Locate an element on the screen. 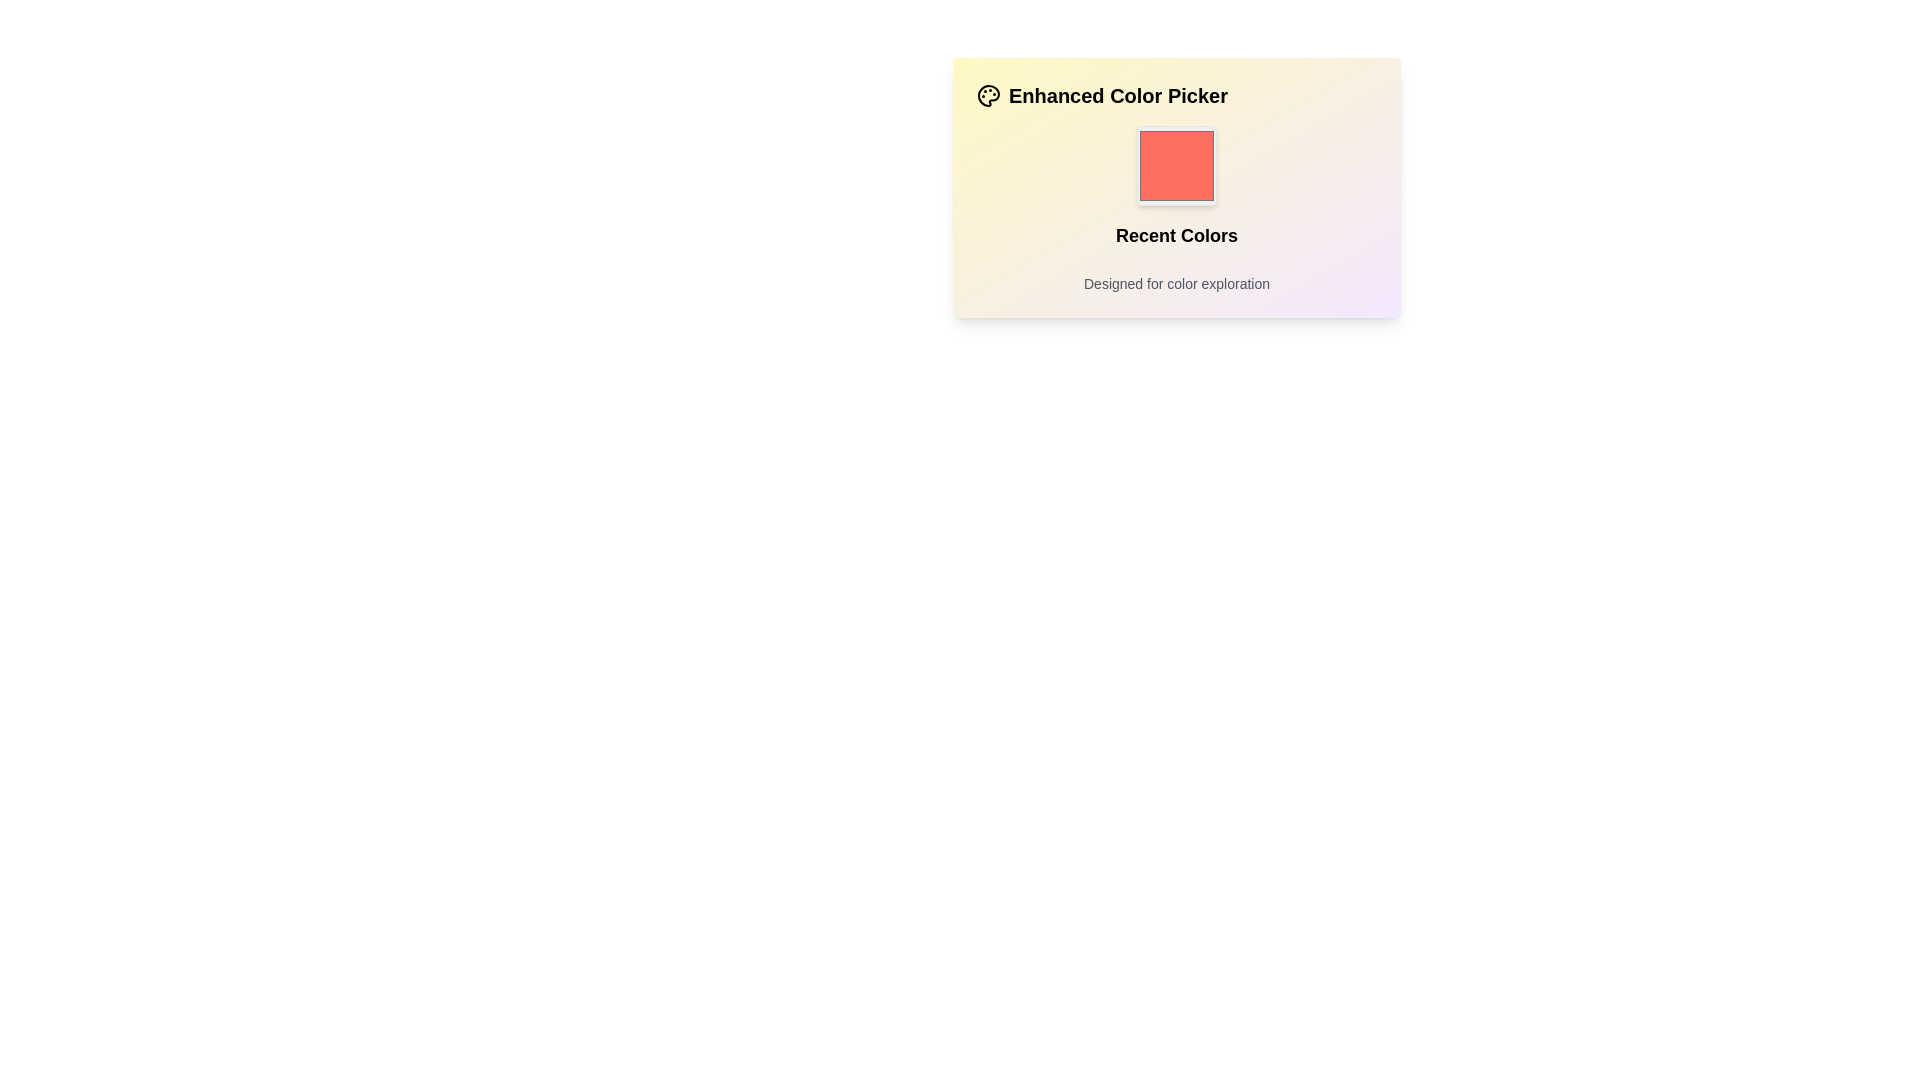 The width and height of the screenshot is (1920, 1080). the color selection tile representing red color, located centrally within the 'Enhanced Color Picker' card is located at coordinates (1176, 164).